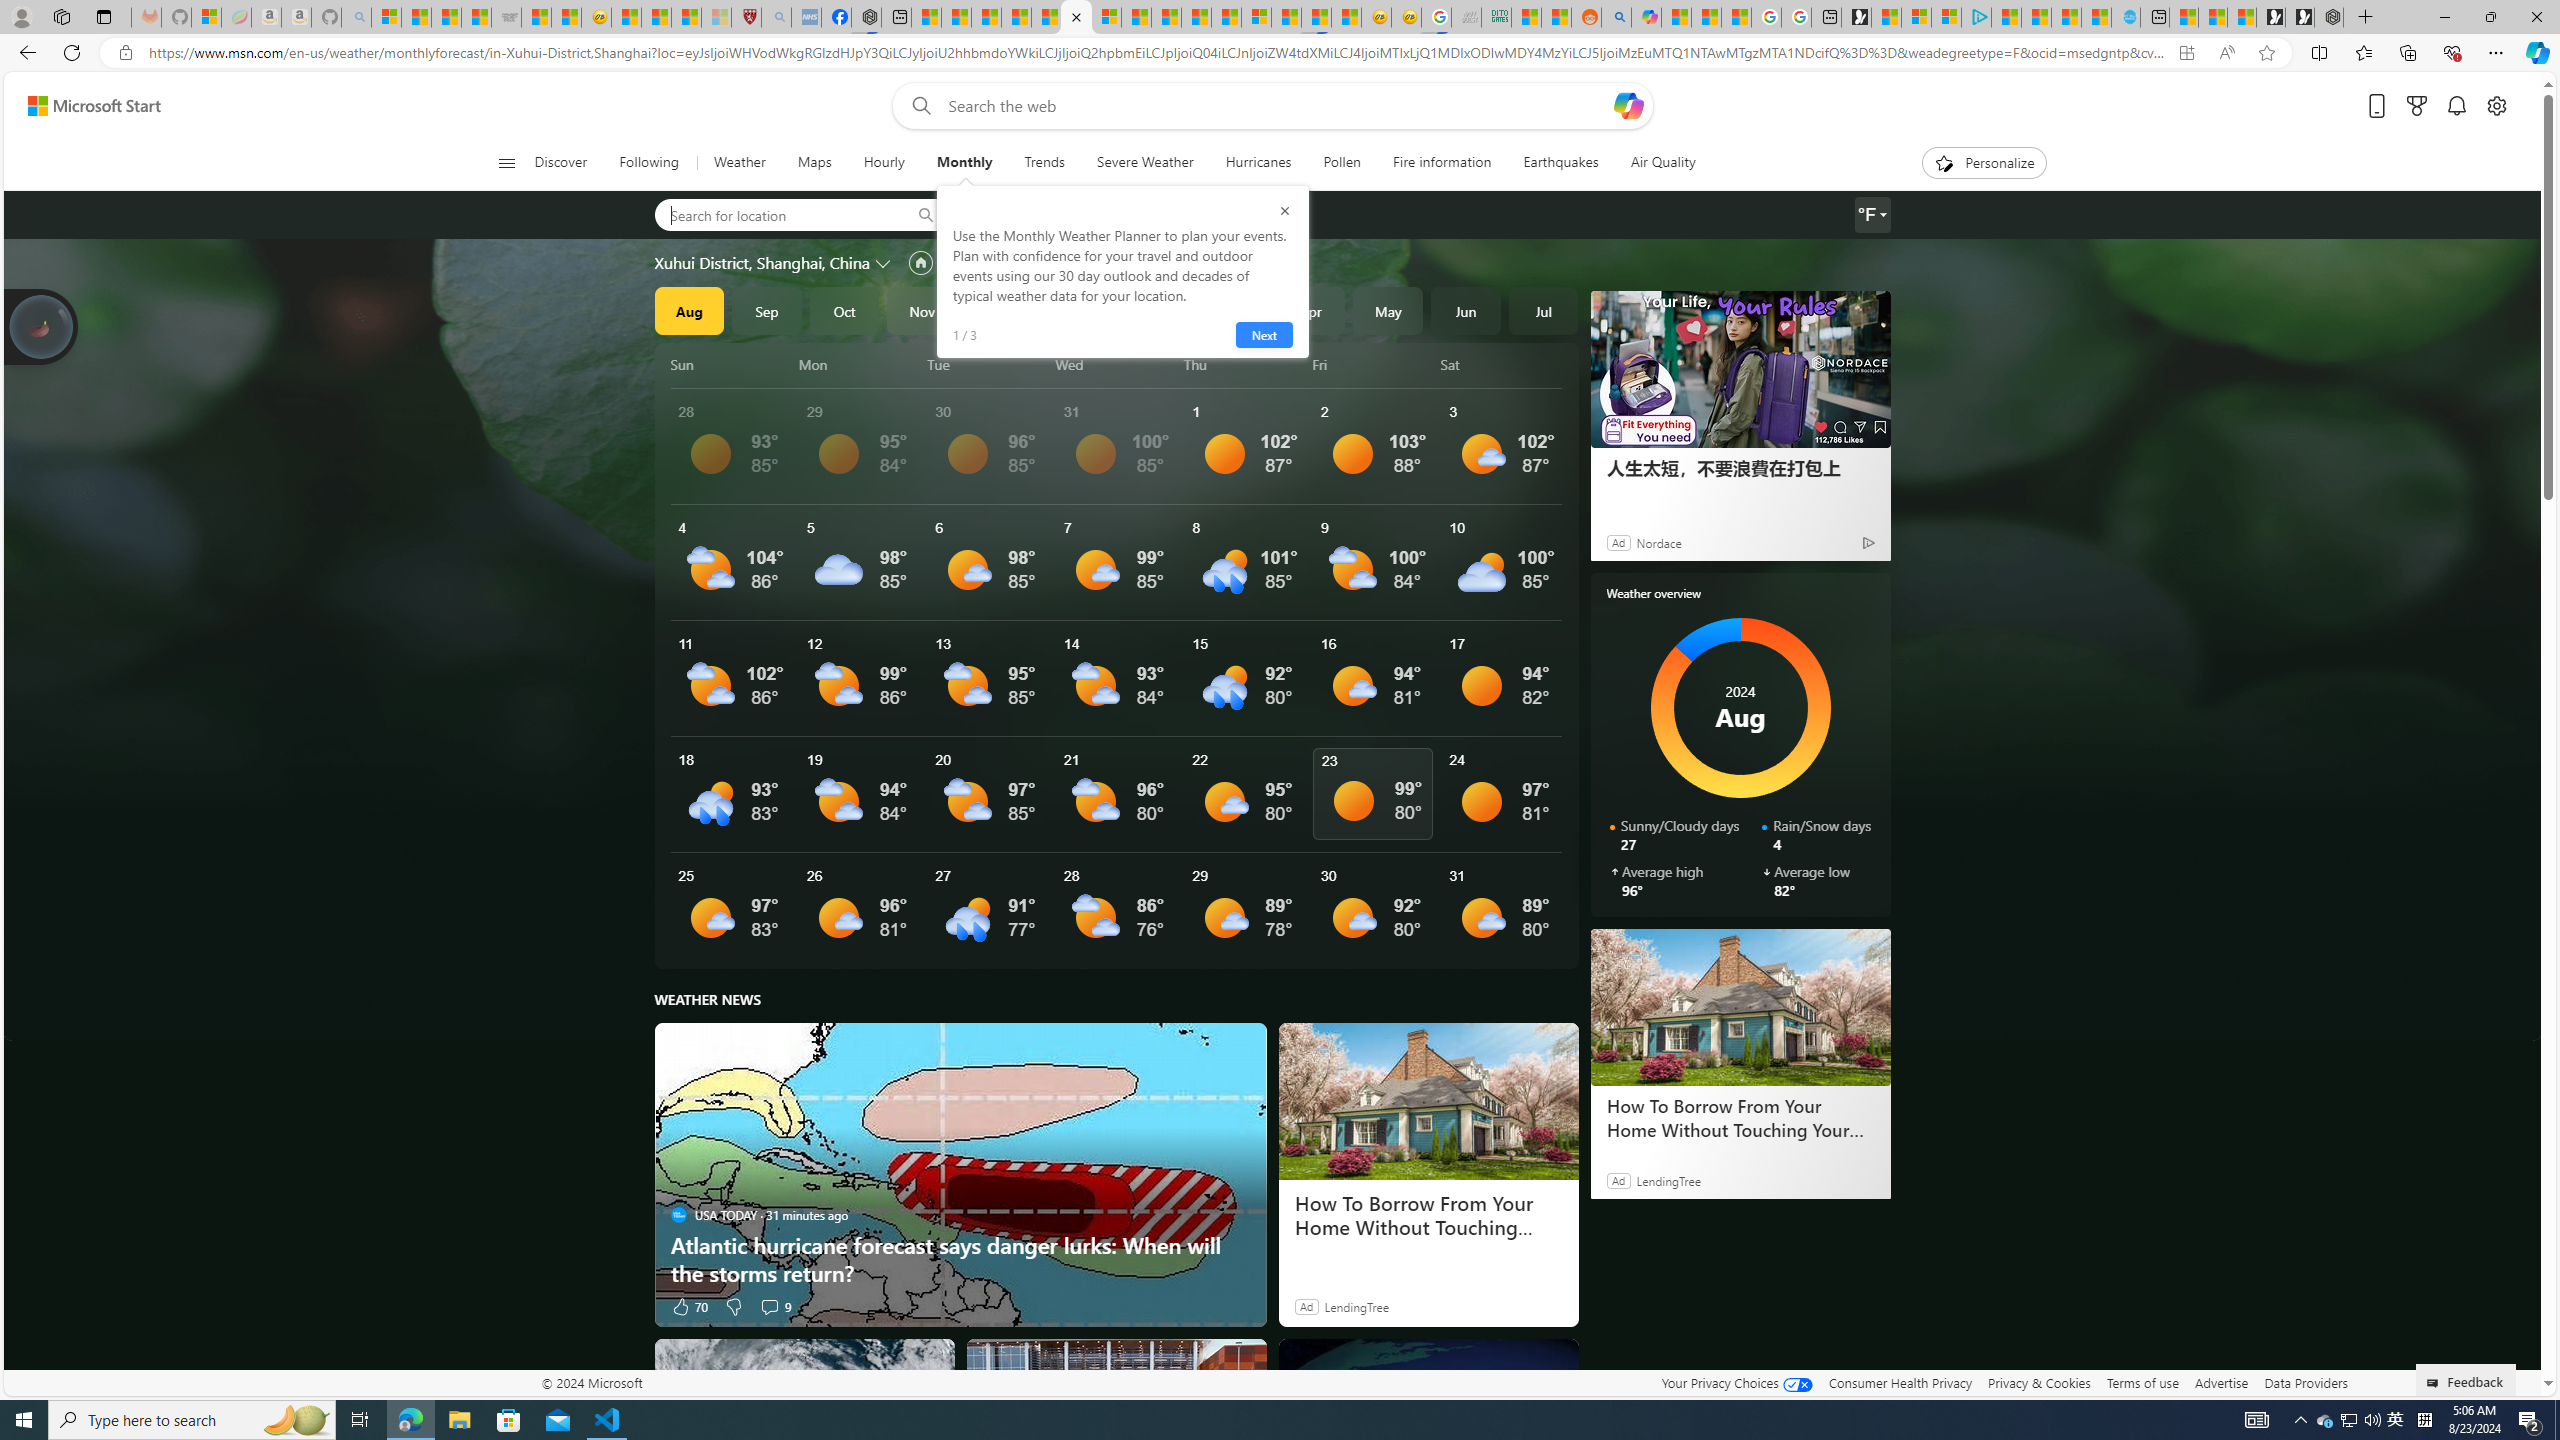 The width and height of the screenshot is (2560, 1440). What do you see at coordinates (1615, 16) in the screenshot?
I see `'Utah sues federal government - Search'` at bounding box center [1615, 16].